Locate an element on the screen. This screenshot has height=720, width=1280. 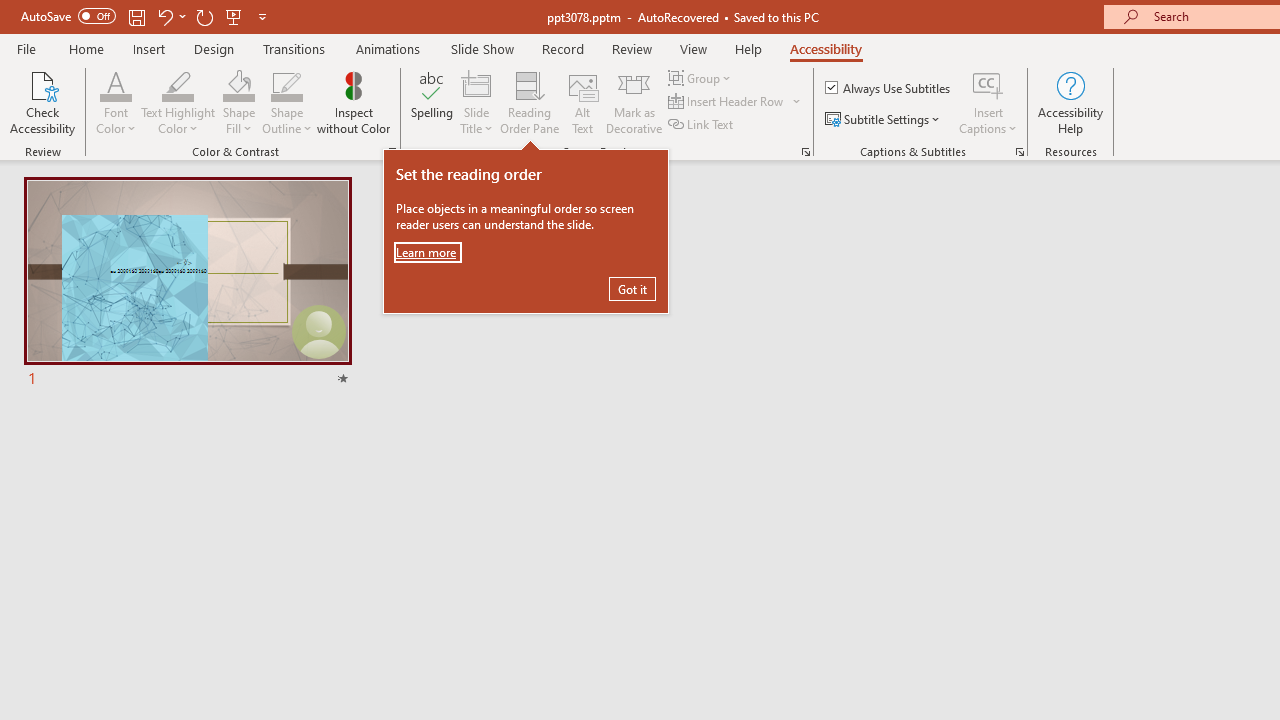
'Insert Captions' is located at coordinates (988, 103).